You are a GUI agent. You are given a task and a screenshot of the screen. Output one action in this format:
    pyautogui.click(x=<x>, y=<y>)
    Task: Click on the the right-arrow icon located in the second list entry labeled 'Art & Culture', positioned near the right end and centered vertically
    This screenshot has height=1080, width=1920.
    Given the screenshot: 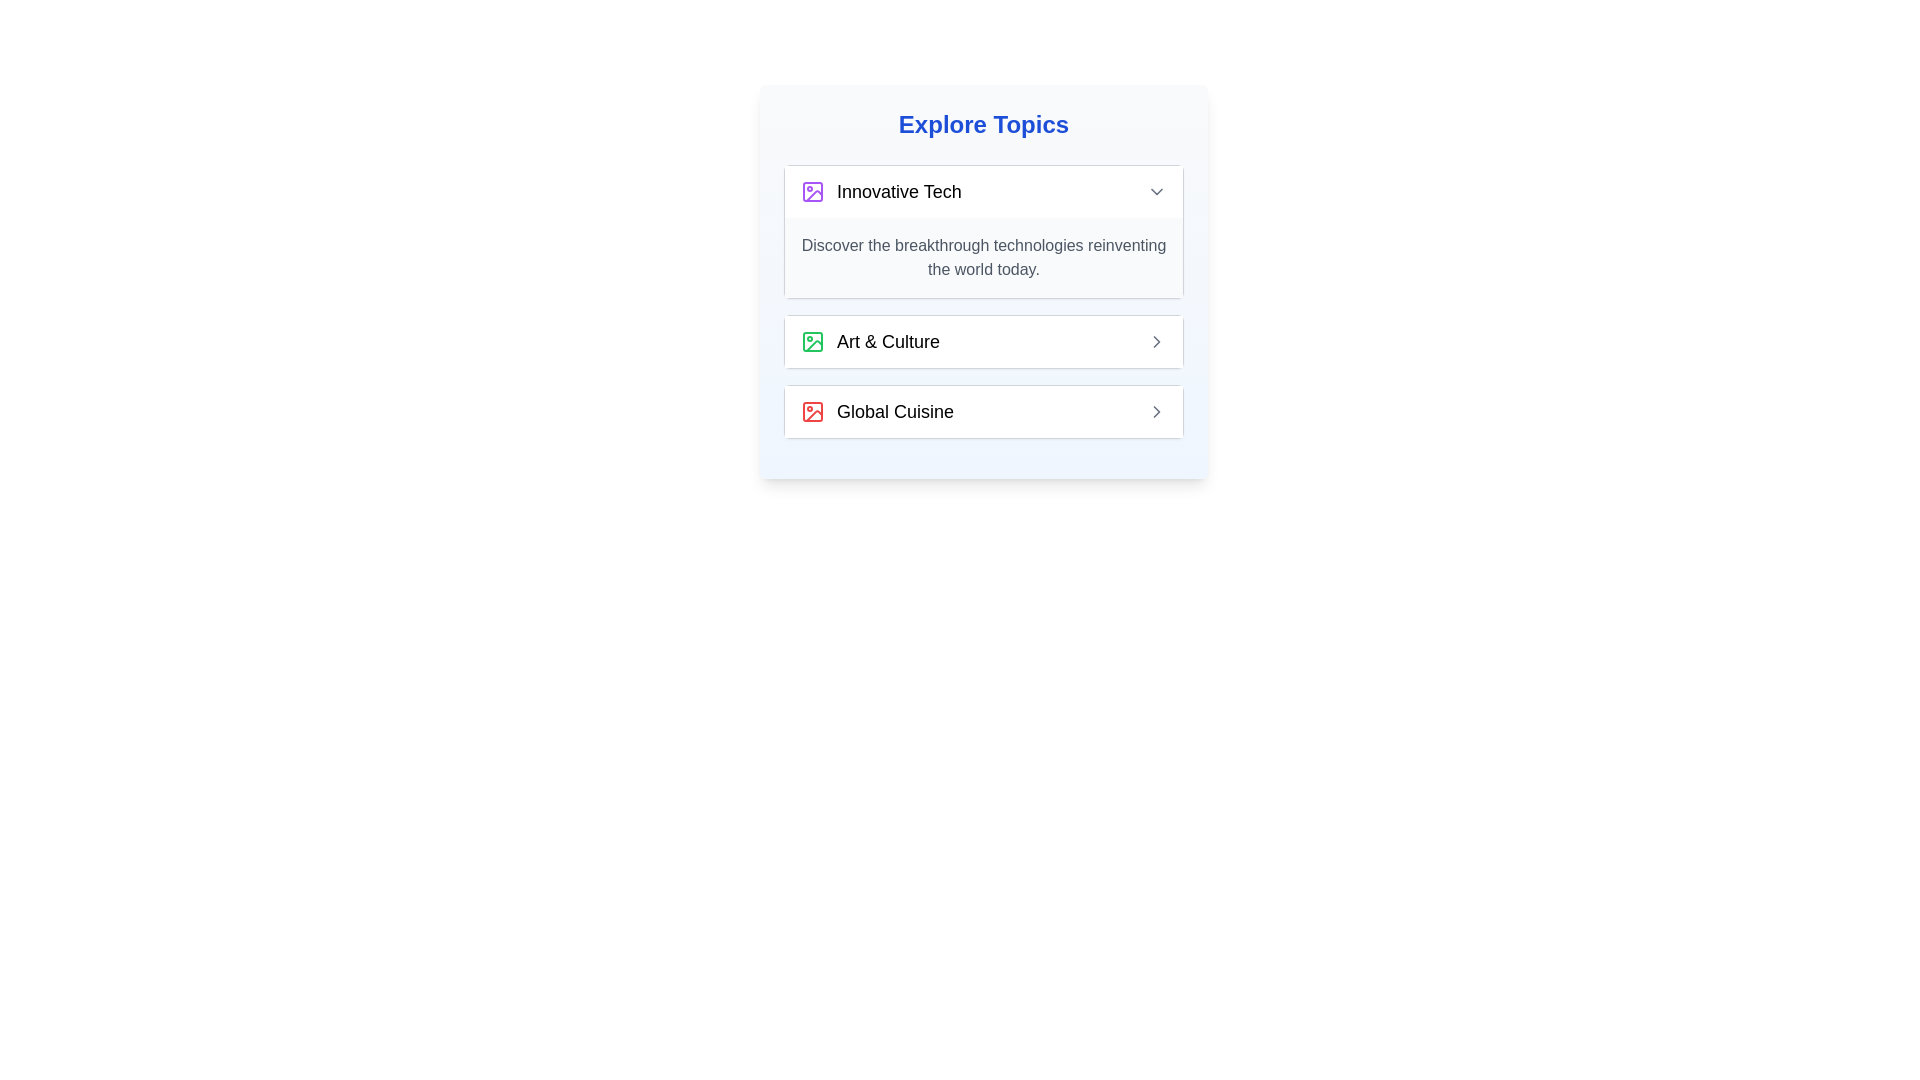 What is the action you would take?
    pyautogui.click(x=1156, y=341)
    